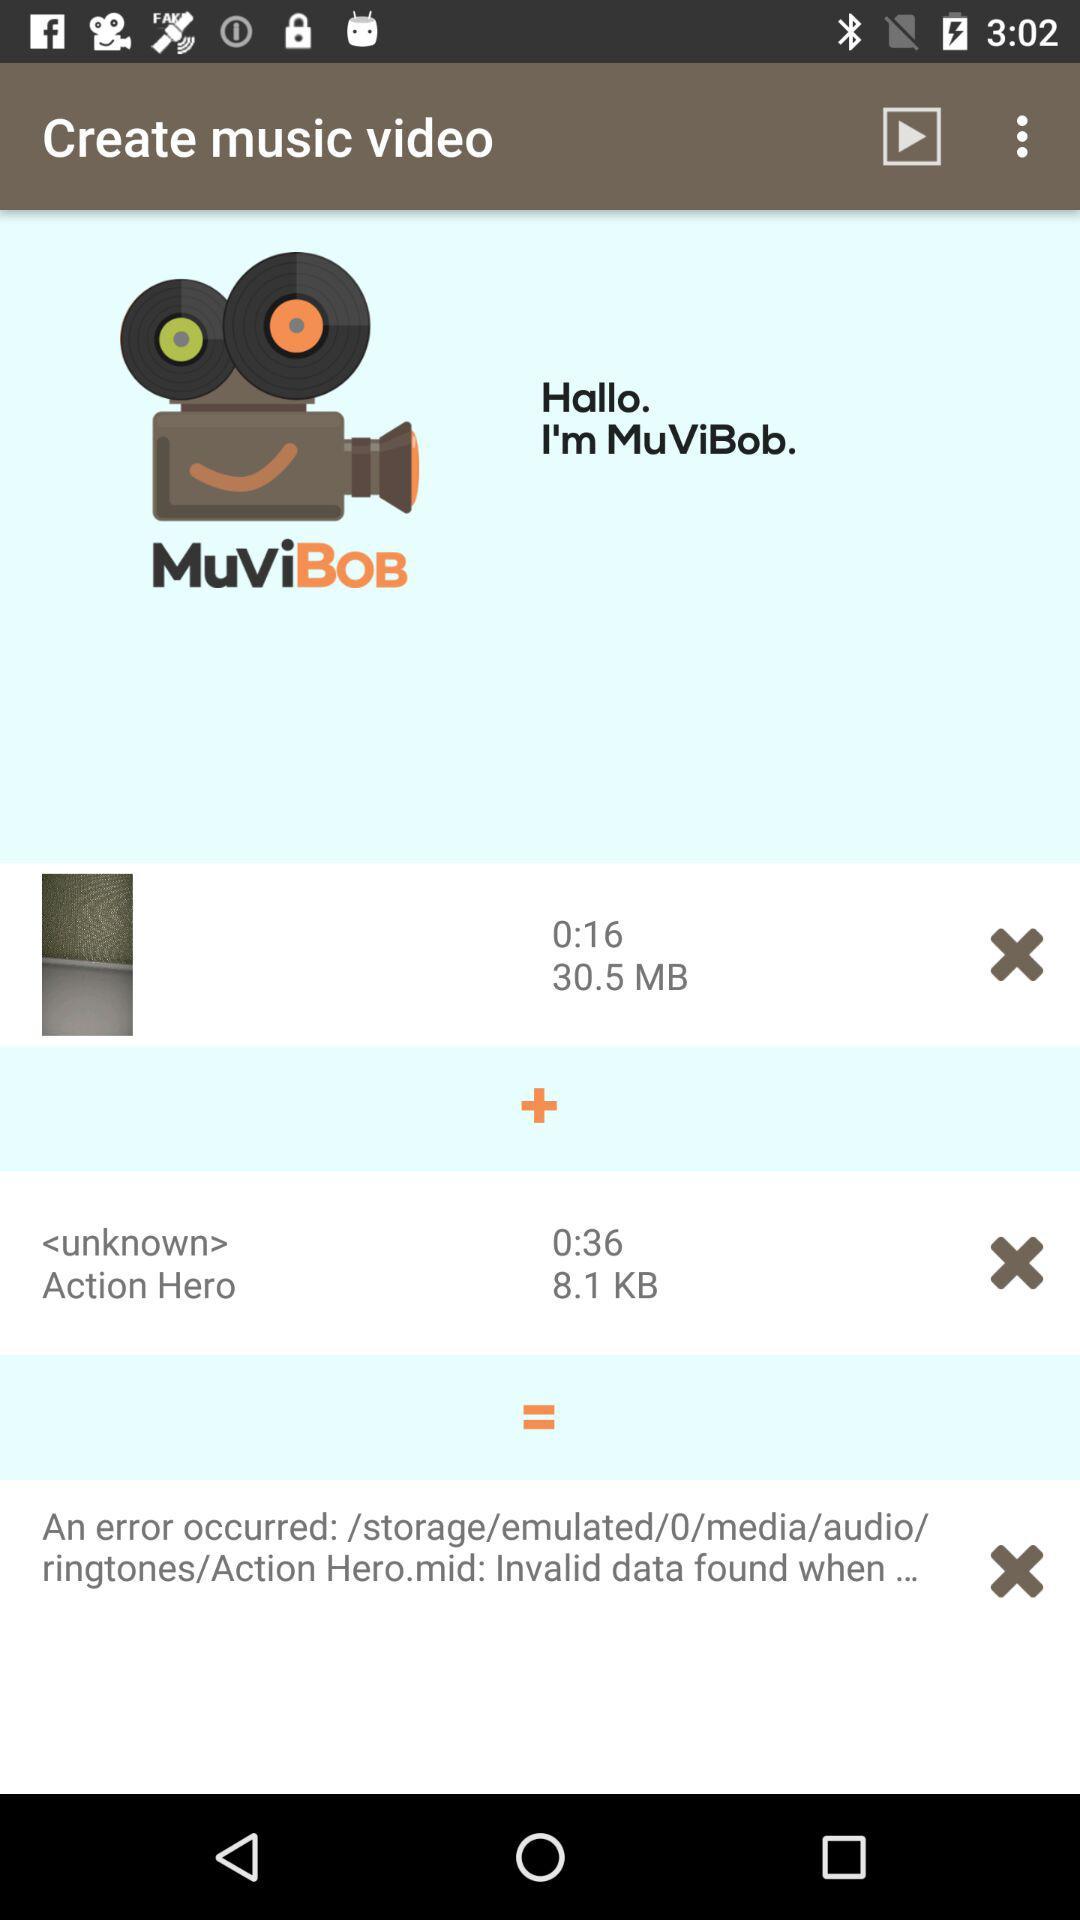 The image size is (1080, 1920). Describe the element at coordinates (1017, 1261) in the screenshot. I see `the close icon` at that location.